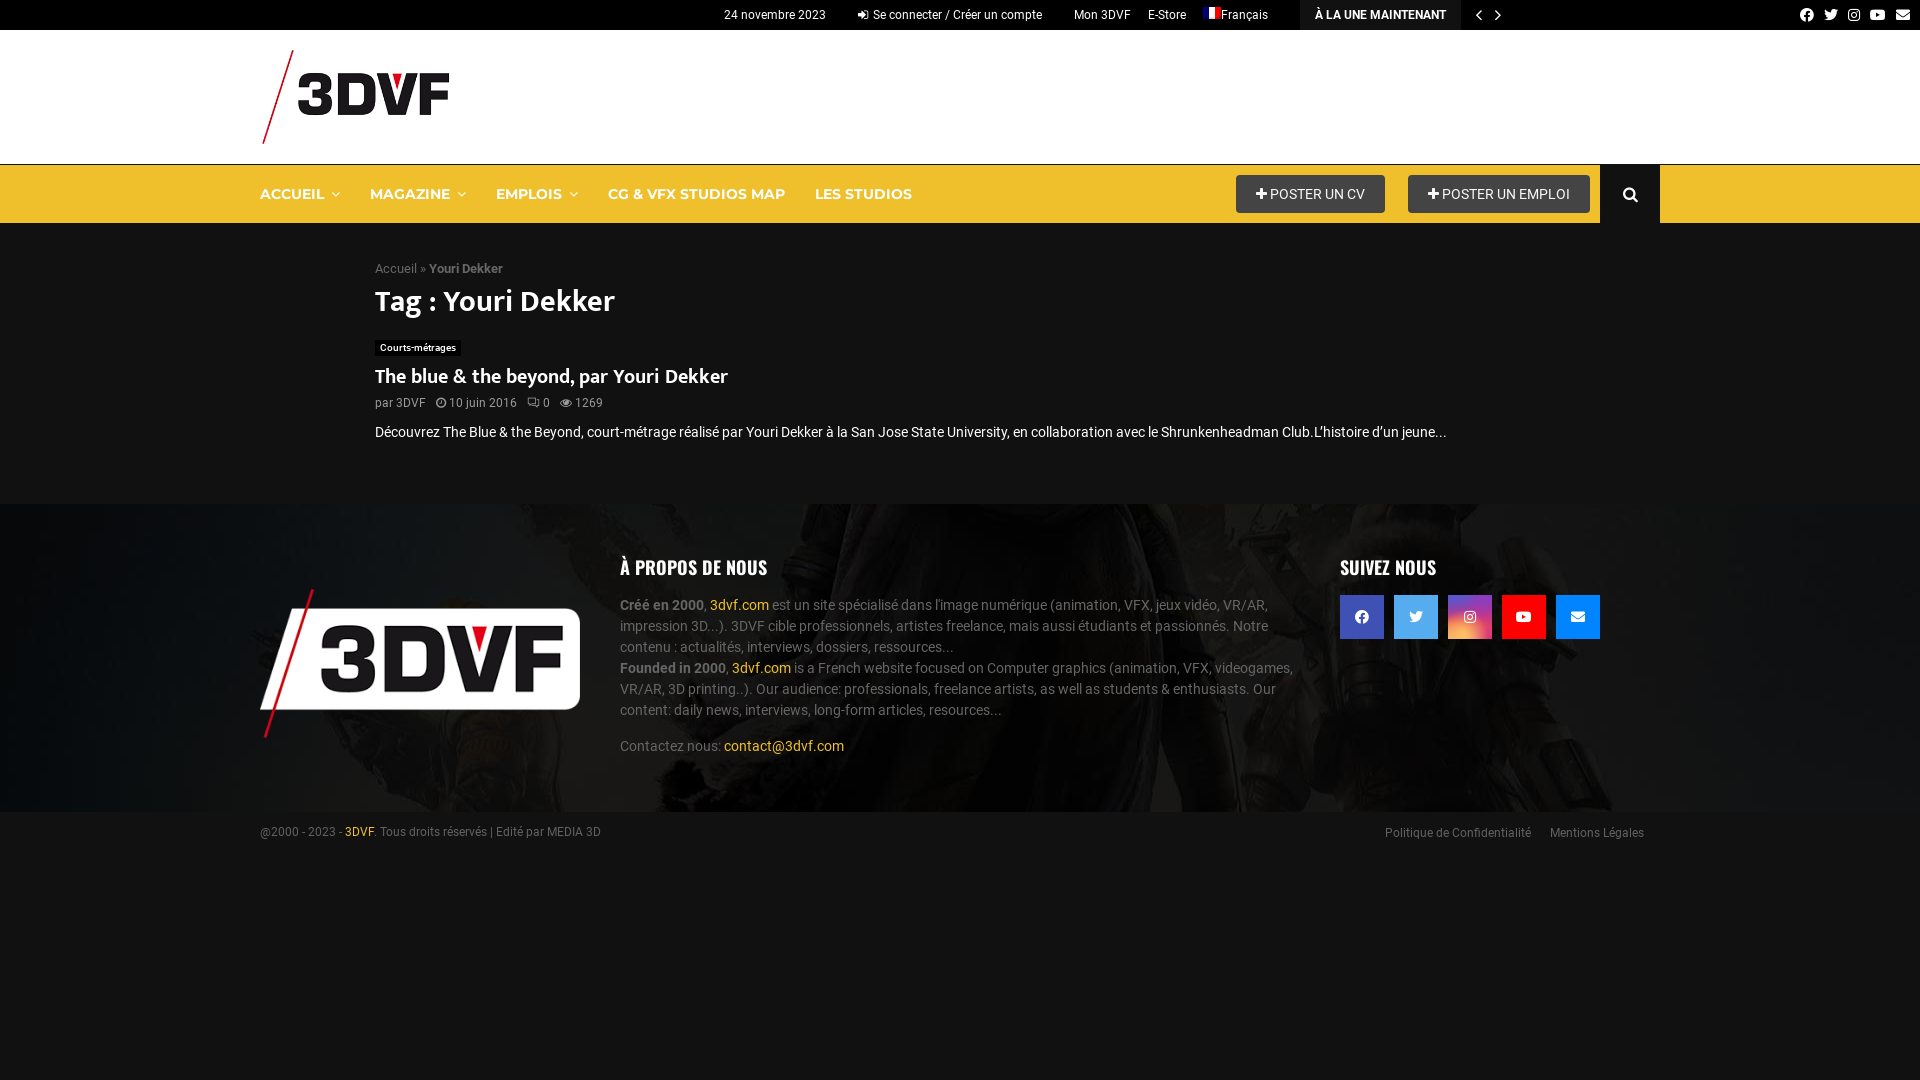 The image size is (1920, 1080). I want to click on 'LES STUDIOS', so click(863, 193).